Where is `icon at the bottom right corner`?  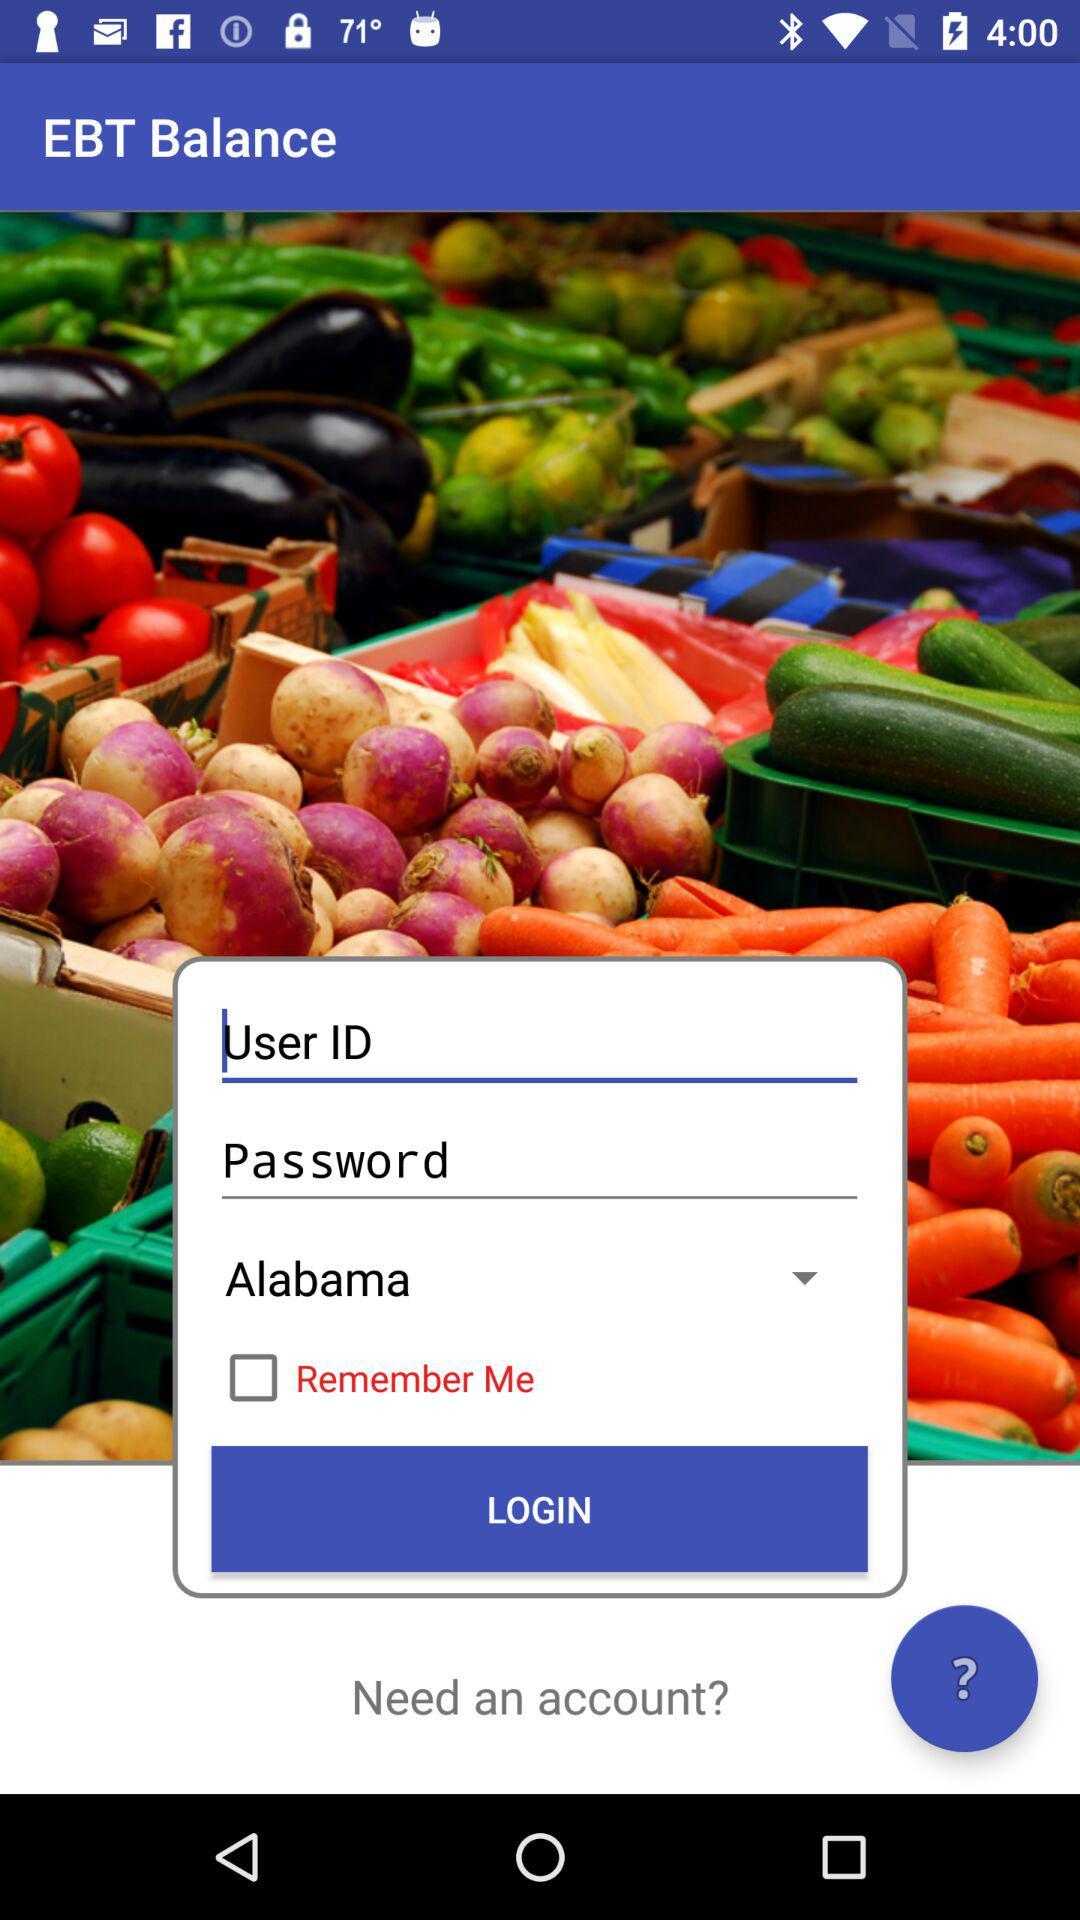
icon at the bottom right corner is located at coordinates (963, 1678).